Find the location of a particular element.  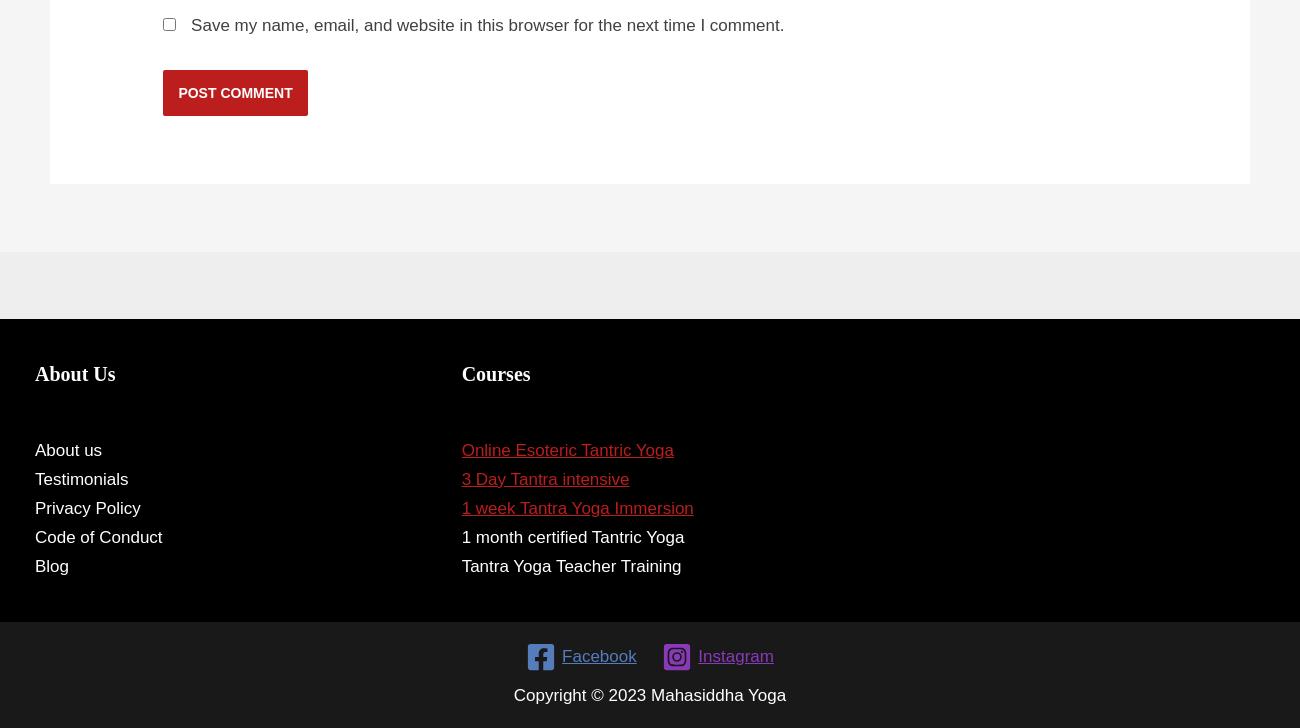

'1 month certified Tantric Yoga' is located at coordinates (459, 536).